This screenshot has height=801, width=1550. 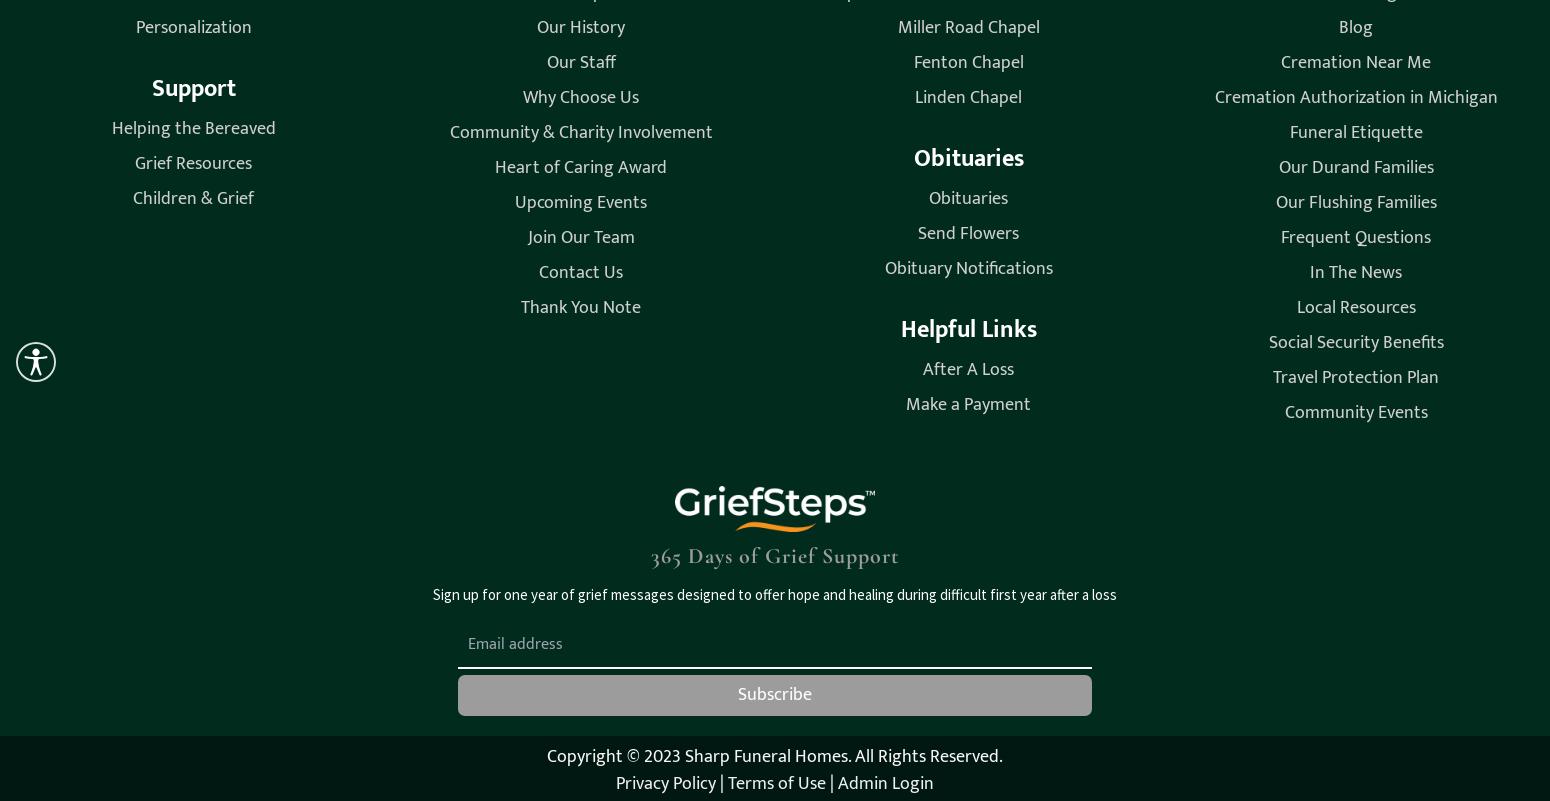 What do you see at coordinates (191, 126) in the screenshot?
I see `'Helping the Bereaved'` at bounding box center [191, 126].